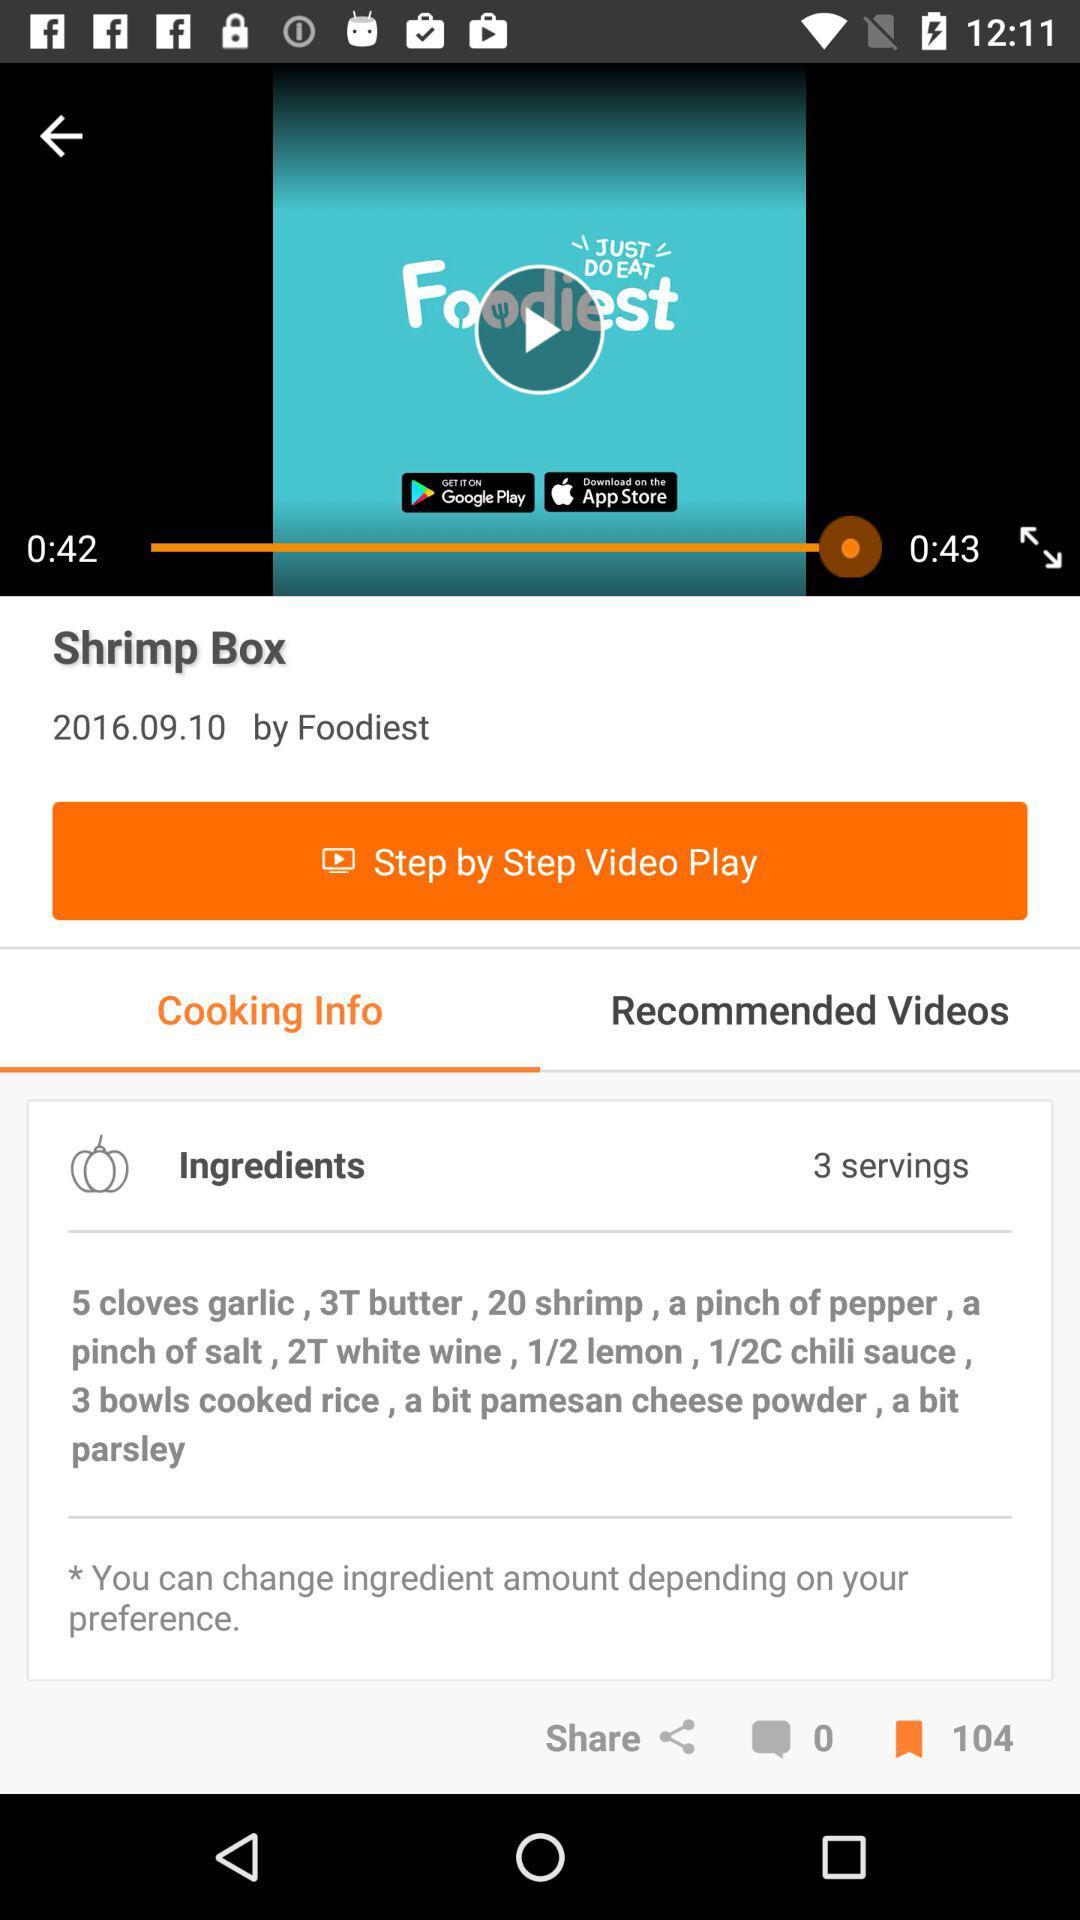 The image size is (1080, 1920). What do you see at coordinates (538, 329) in the screenshot?
I see `advertisement page` at bounding box center [538, 329].